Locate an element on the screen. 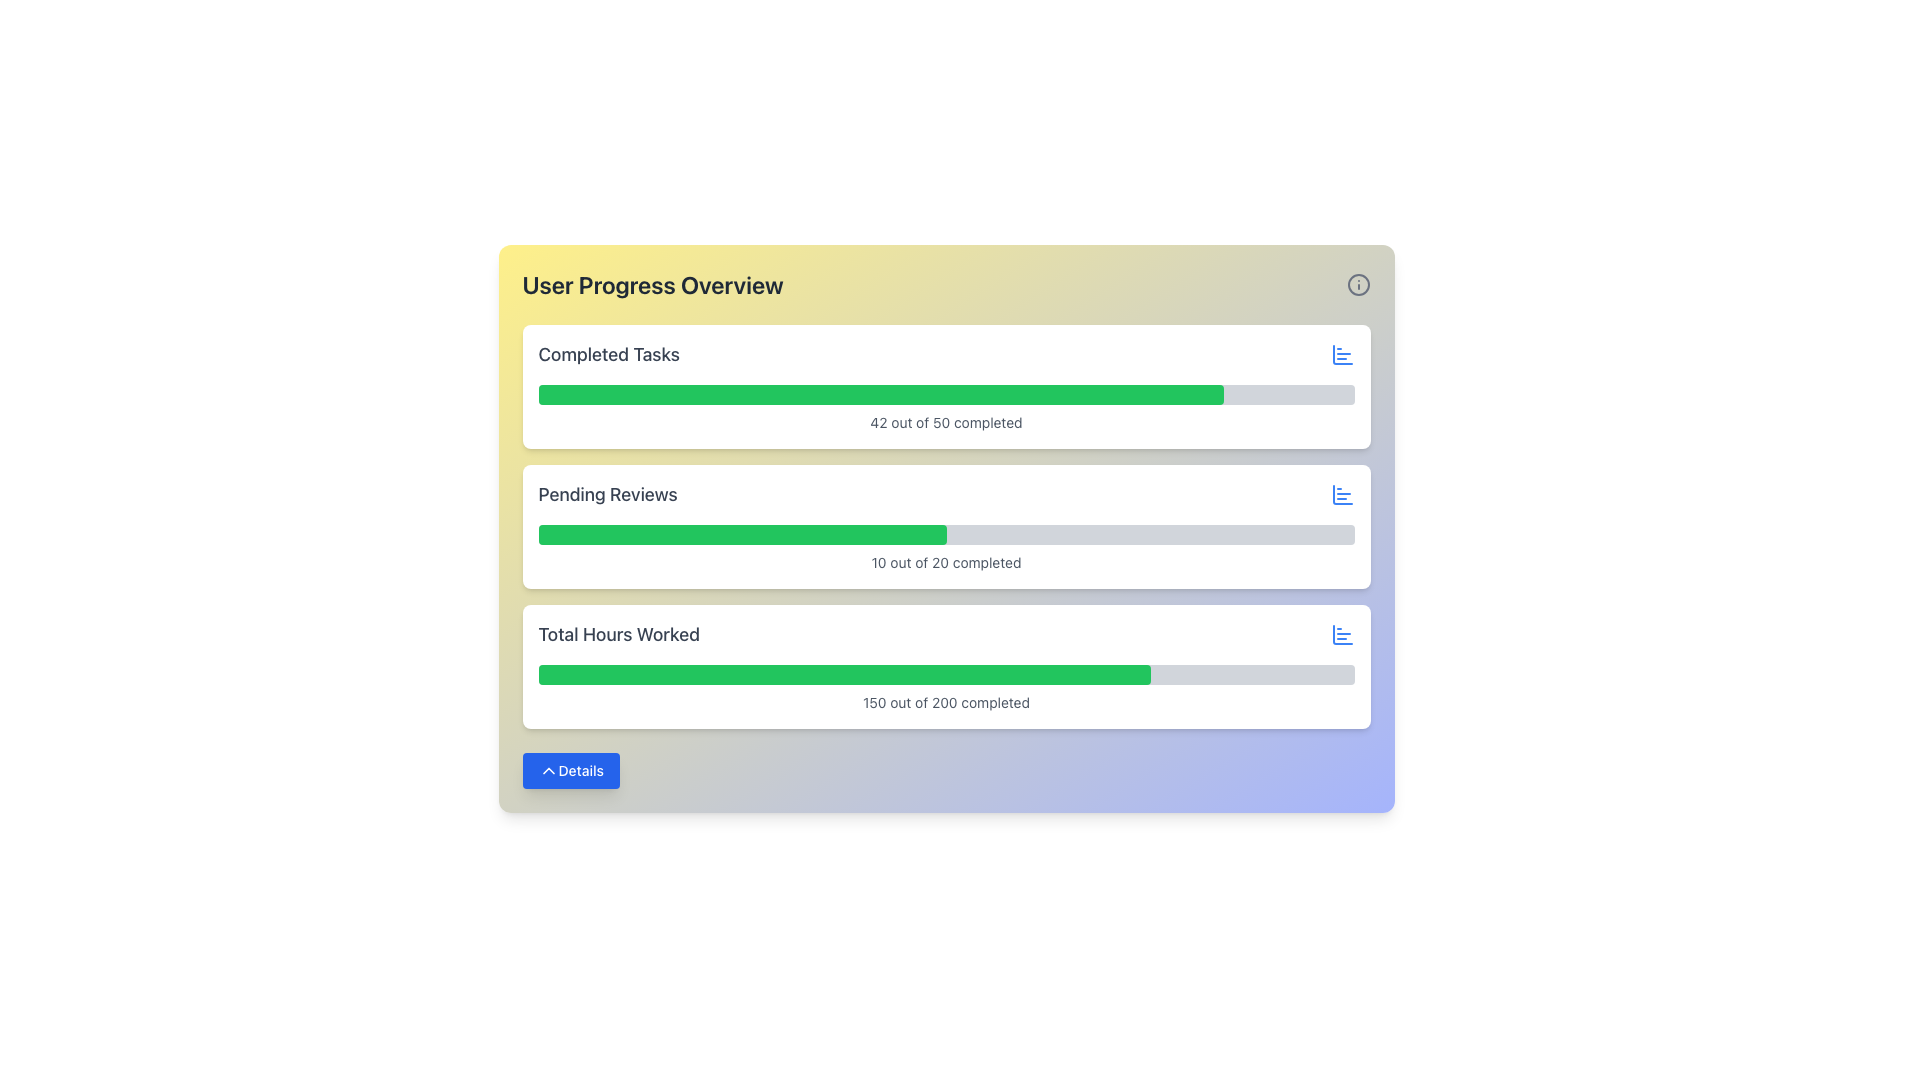  the icon button located to the right of the 'Total Hours Worked' label in the third card of a vertical stack is located at coordinates (1342, 635).